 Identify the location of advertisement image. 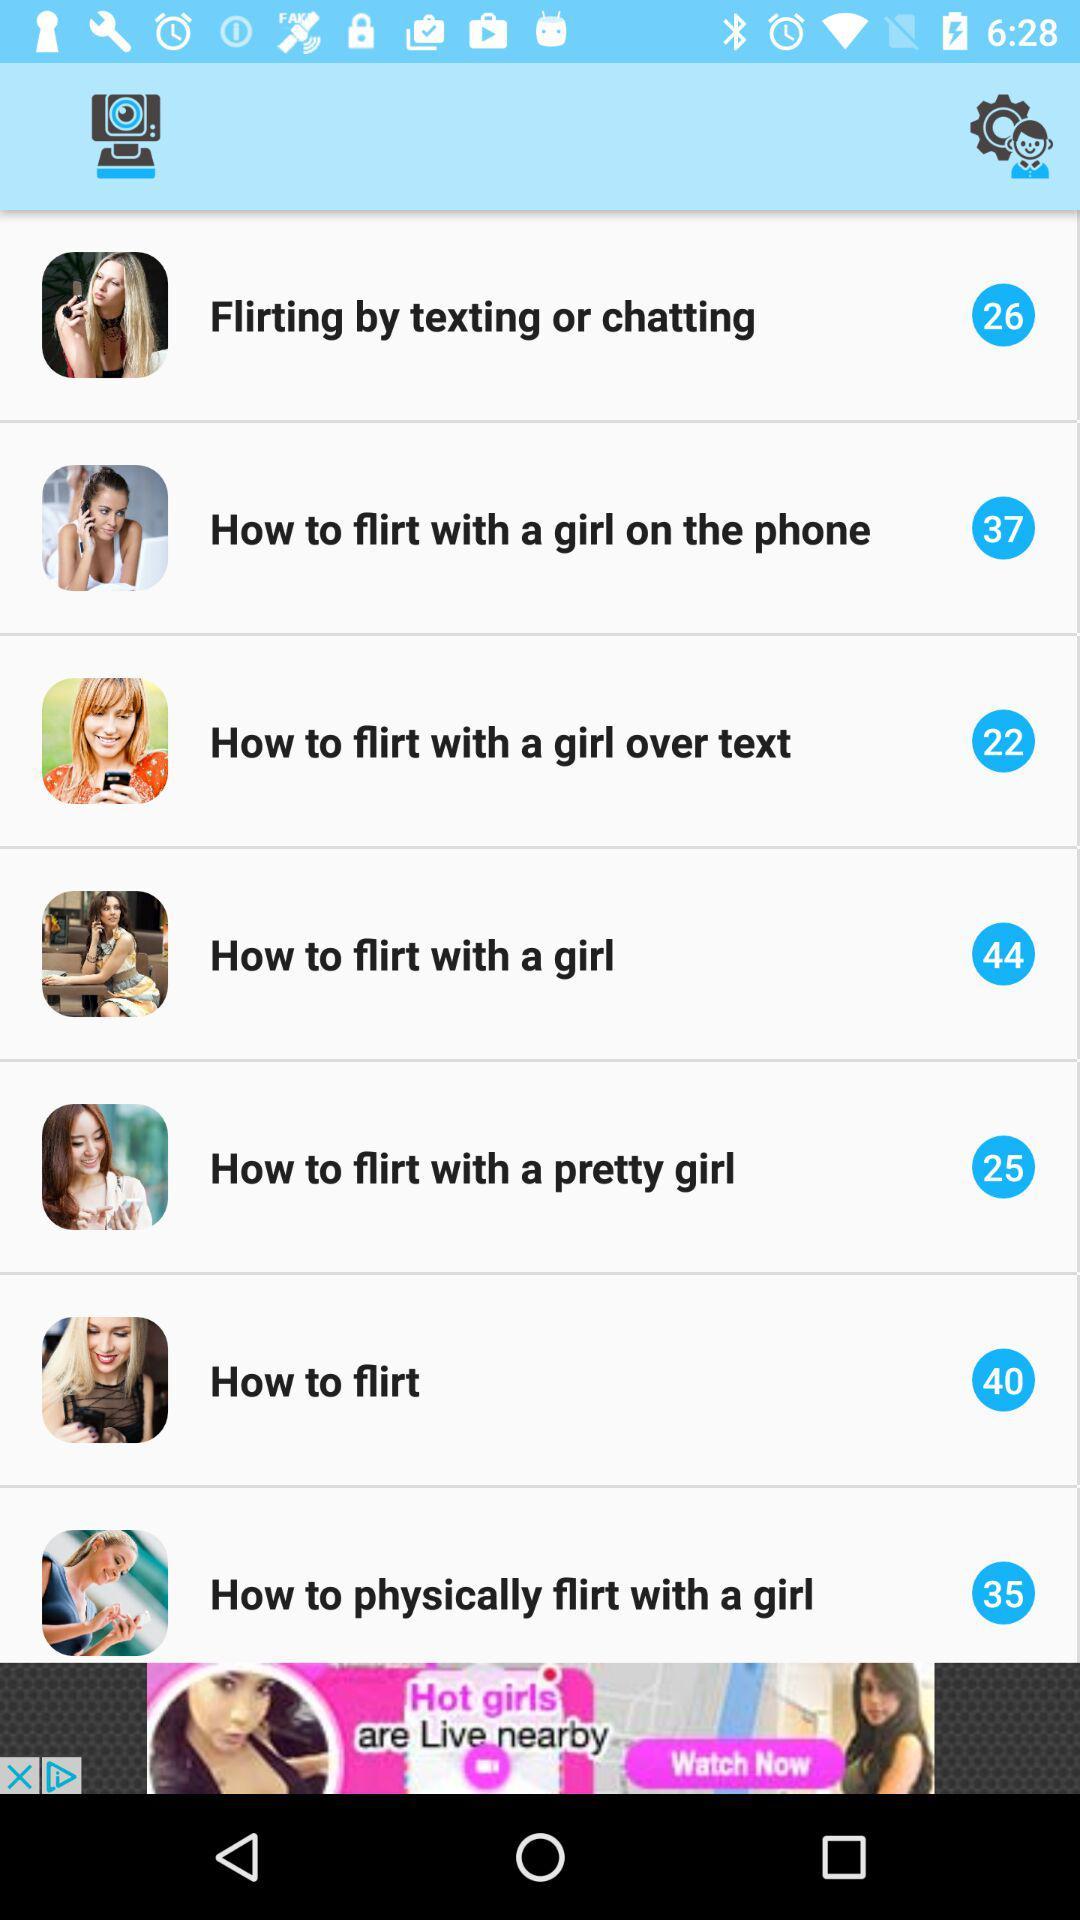
(540, 1727).